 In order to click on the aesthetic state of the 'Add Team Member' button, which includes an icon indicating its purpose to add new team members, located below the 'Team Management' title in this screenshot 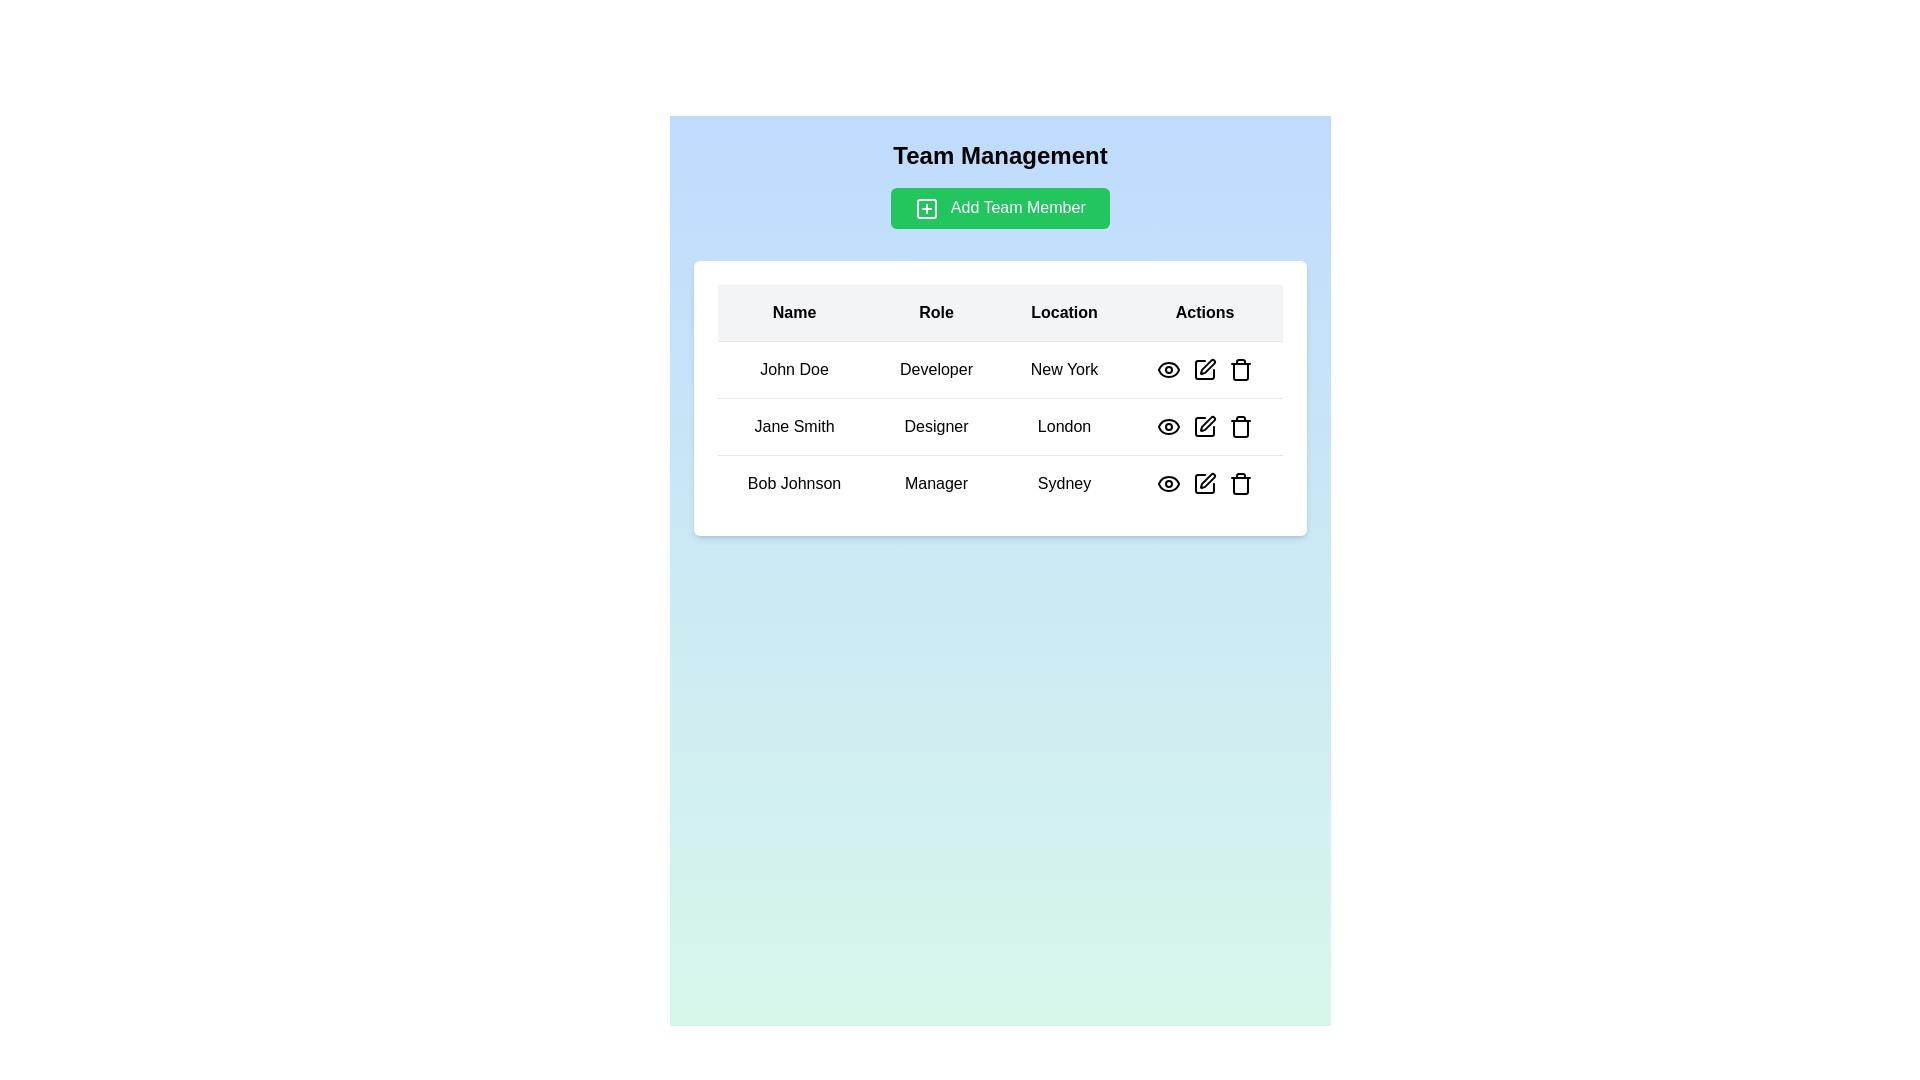, I will do `click(926, 208)`.